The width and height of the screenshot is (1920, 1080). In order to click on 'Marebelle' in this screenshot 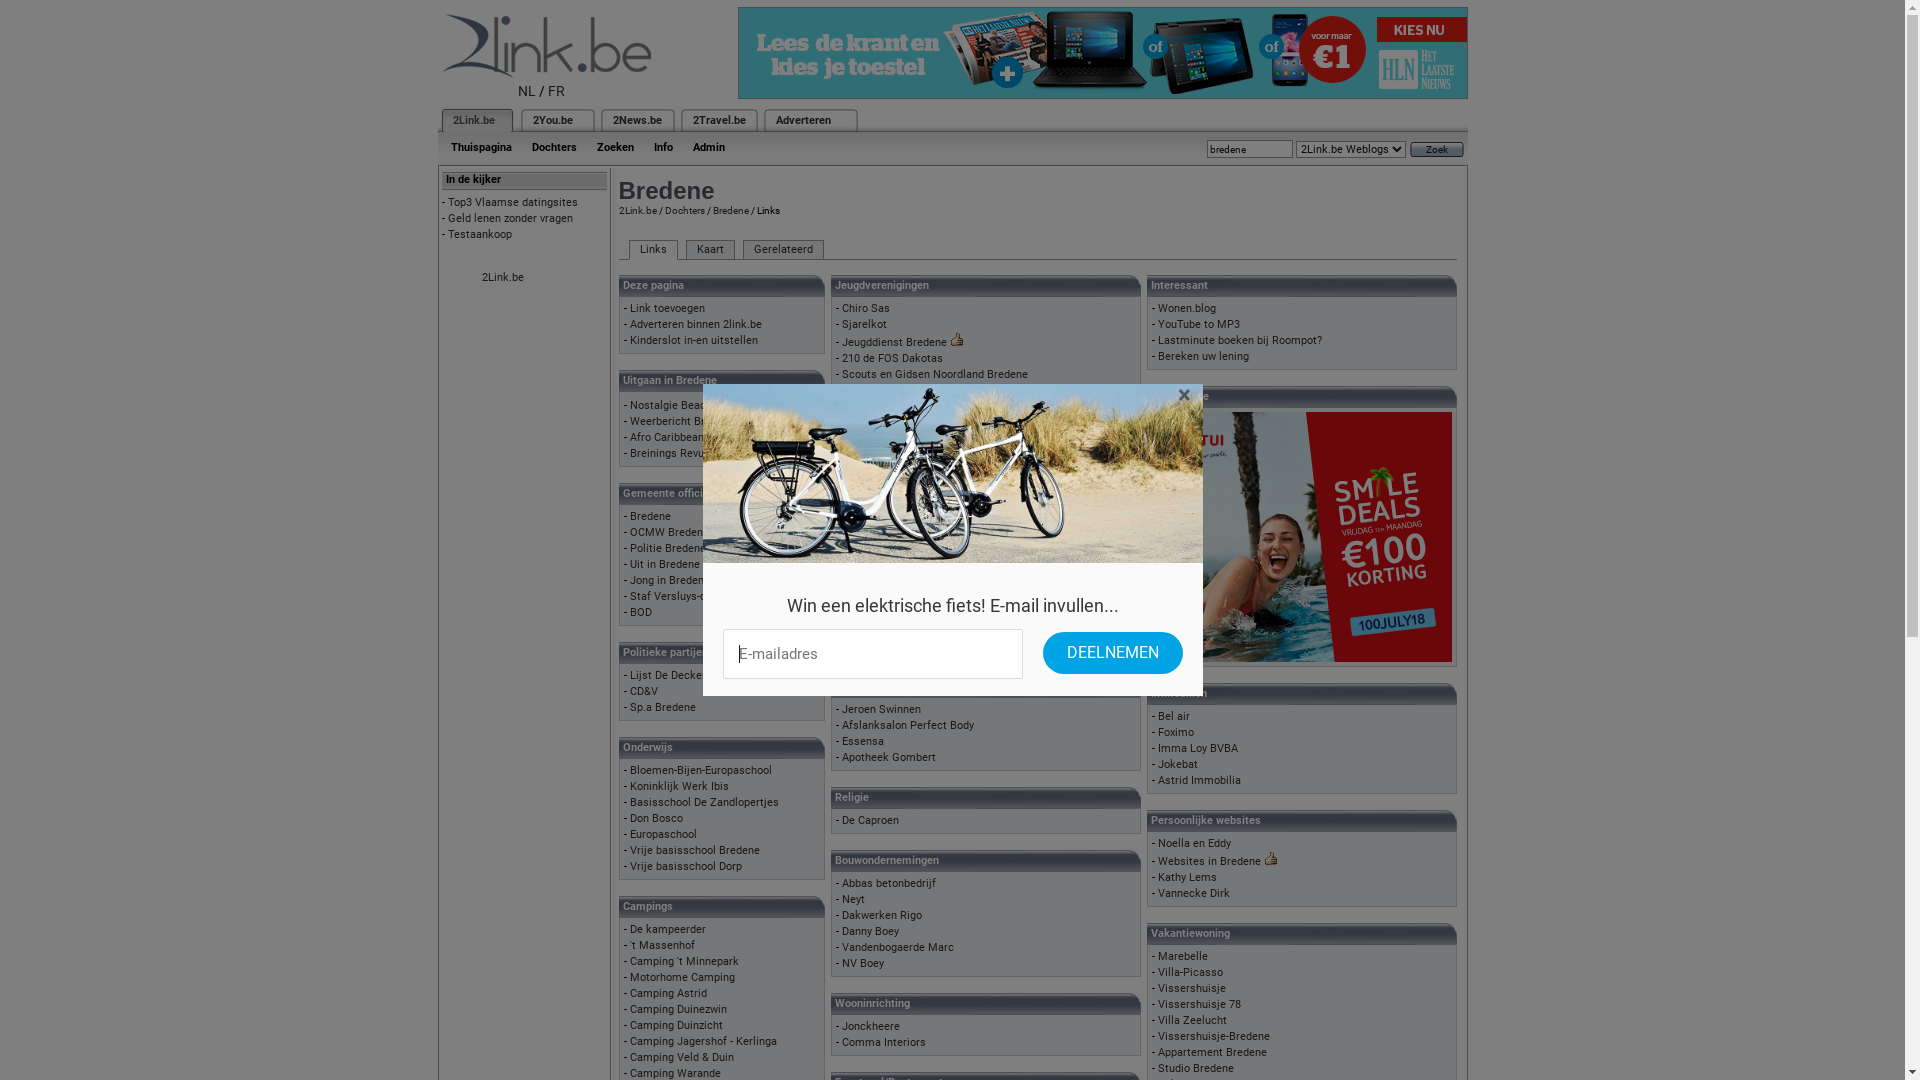, I will do `click(1182, 955)`.